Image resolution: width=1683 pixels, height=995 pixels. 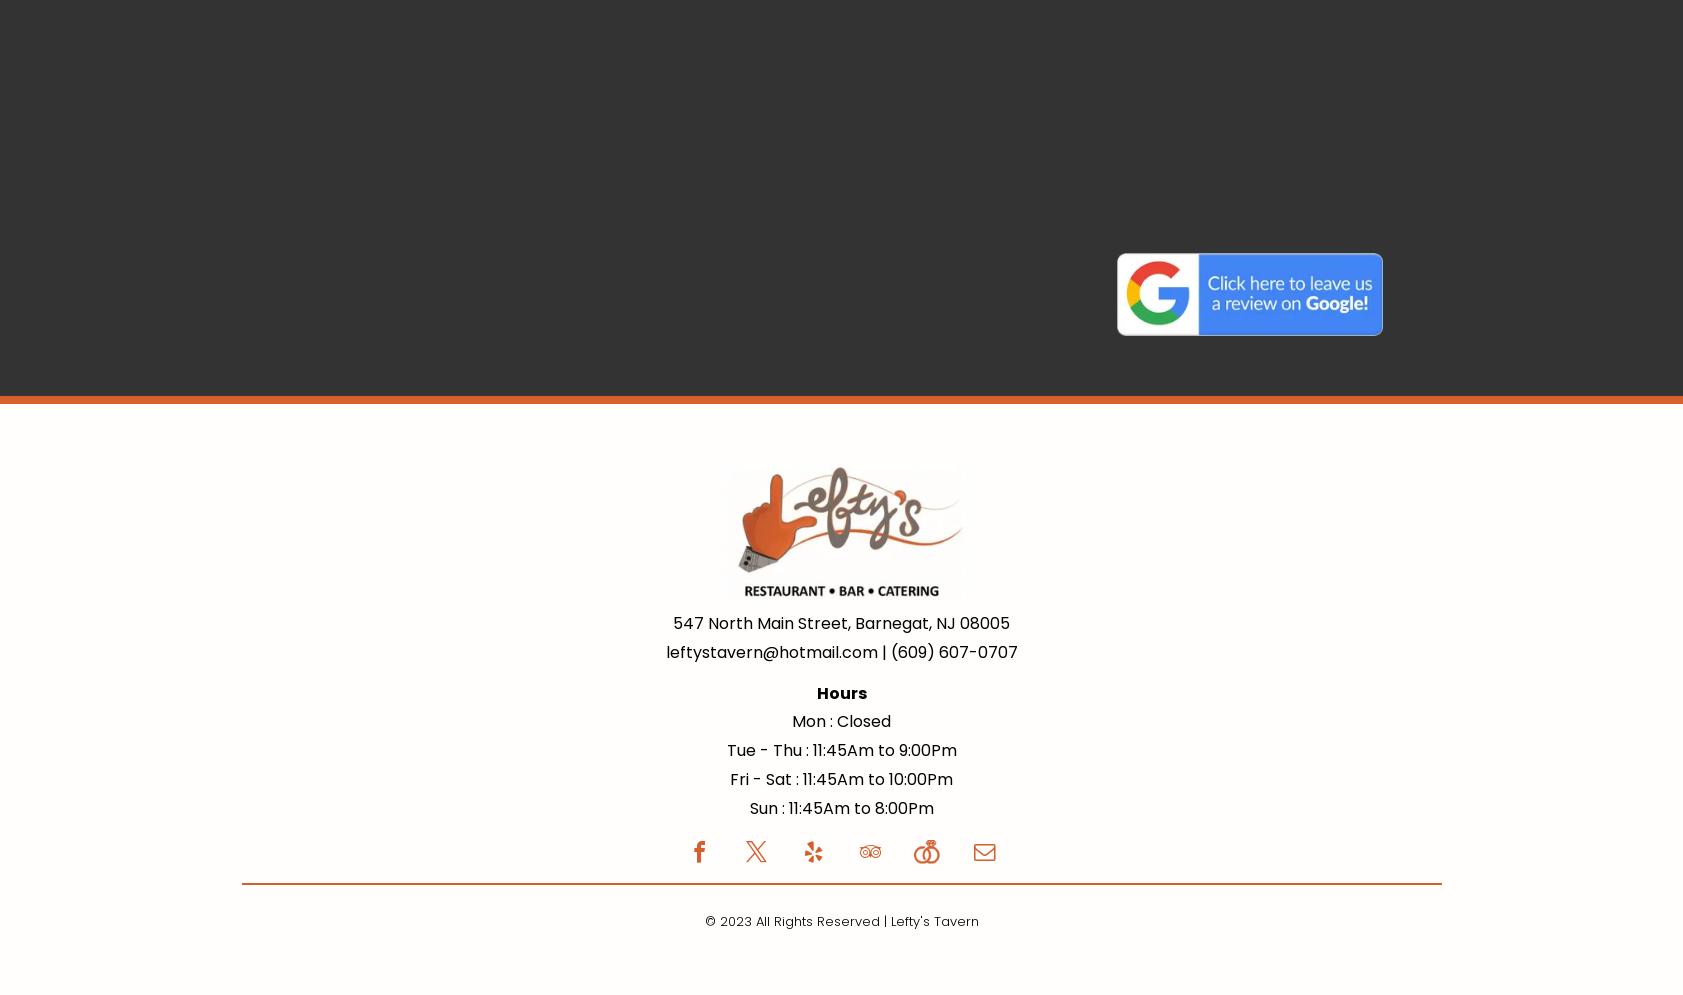 I want to click on 'All Rights Reserved | Lefty's Tavern', so click(x=866, y=920).